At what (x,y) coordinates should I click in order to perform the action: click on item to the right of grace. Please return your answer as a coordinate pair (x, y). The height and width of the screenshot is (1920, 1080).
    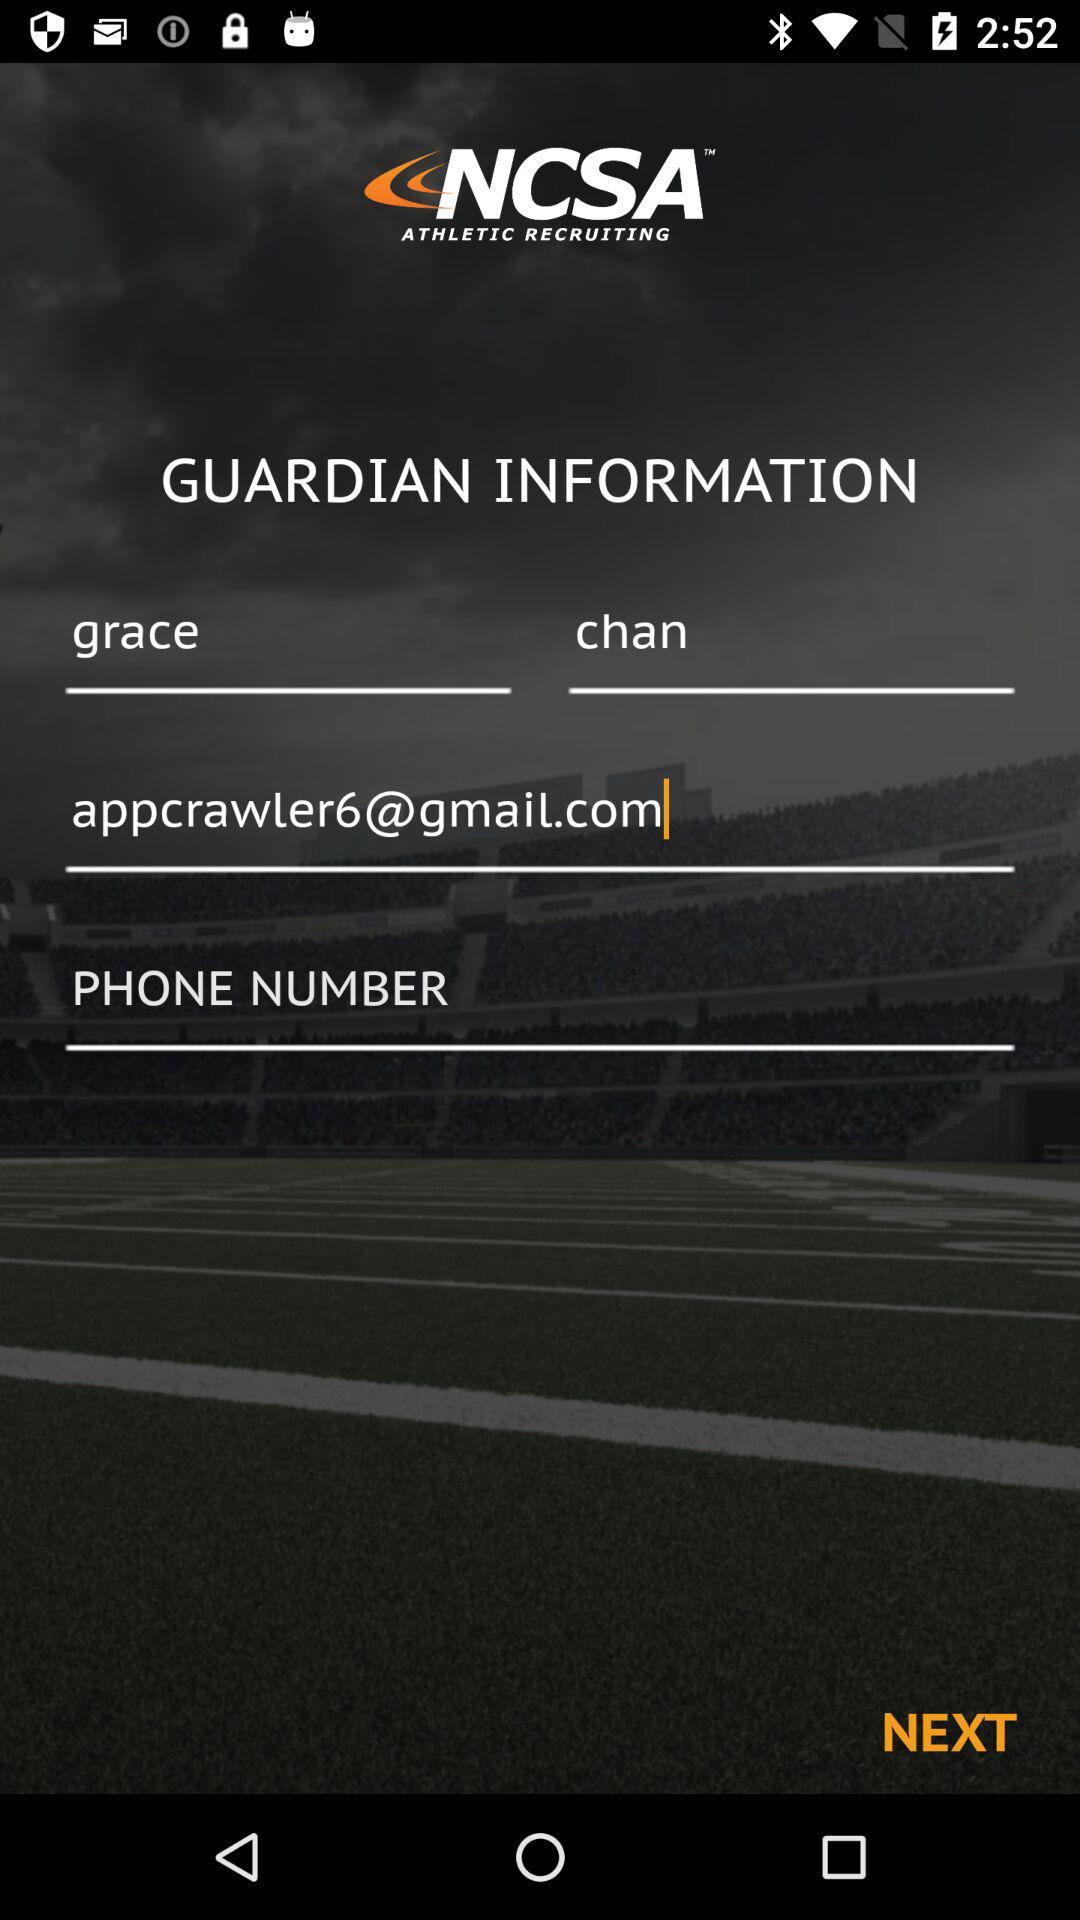
    Looking at the image, I should click on (790, 632).